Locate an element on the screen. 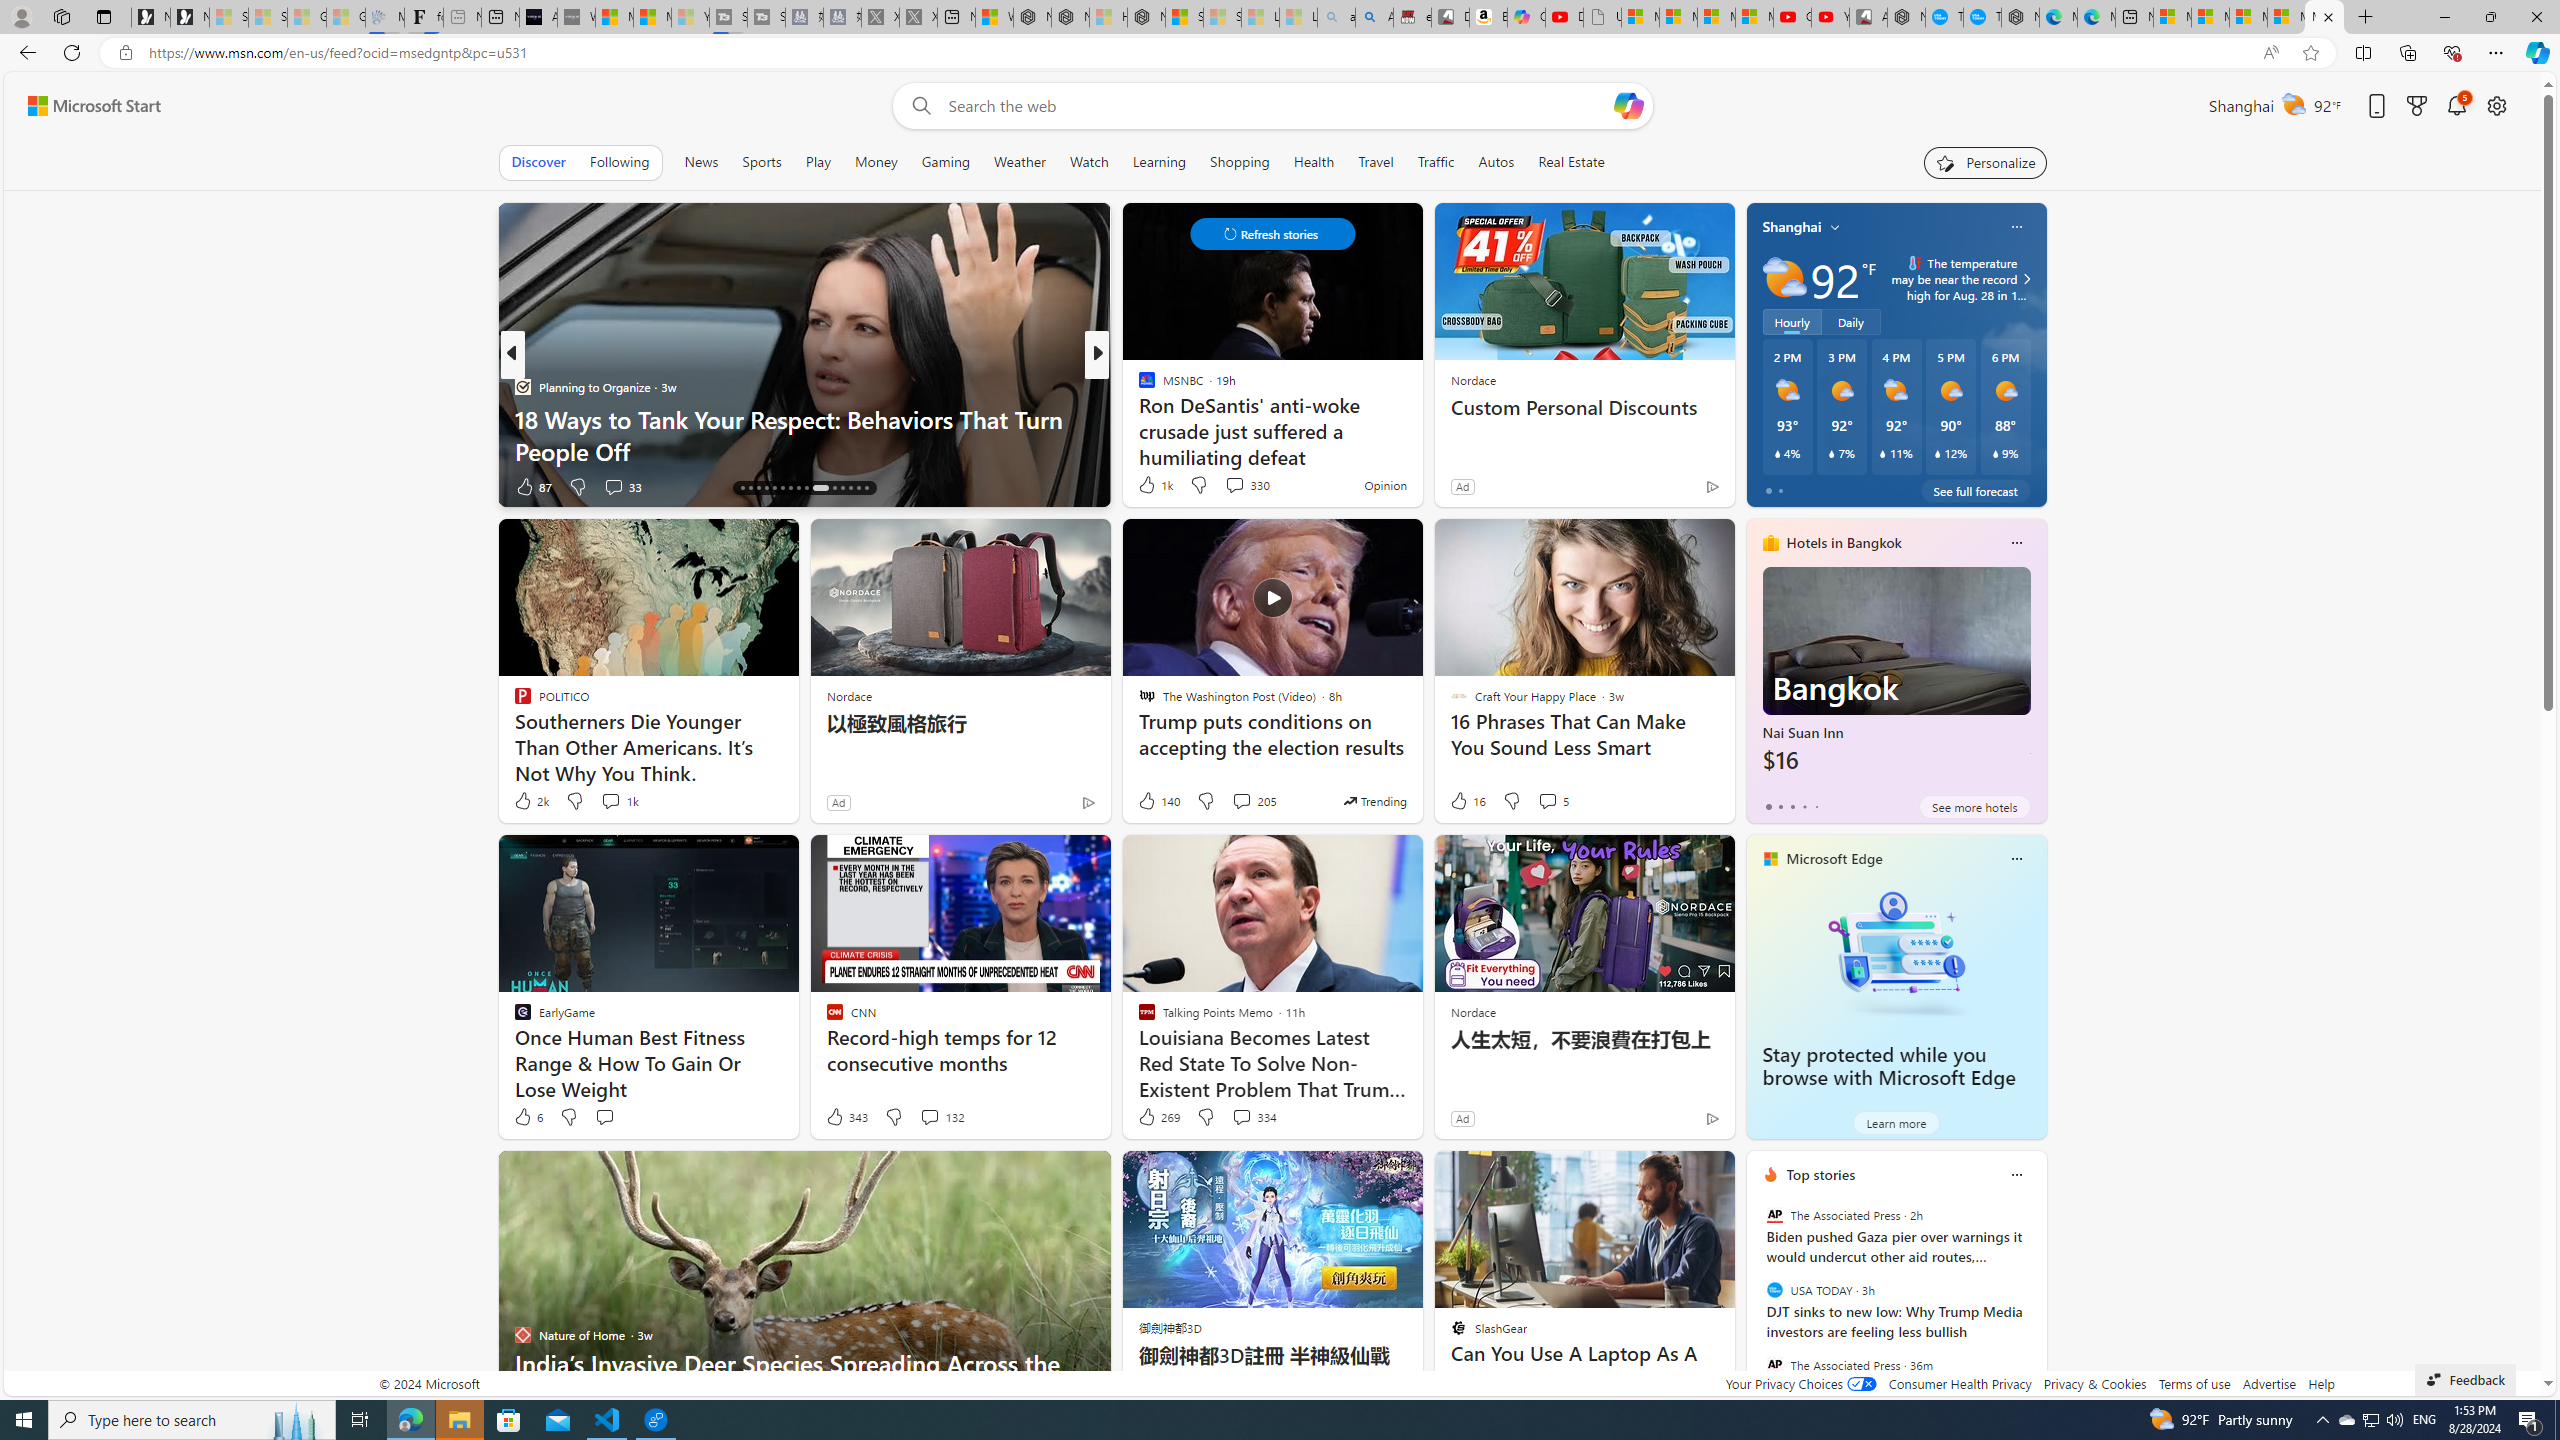 The height and width of the screenshot is (1440, 2560). 'Nordace - Nordace has arrived Hong Kong' is located at coordinates (2021, 16).